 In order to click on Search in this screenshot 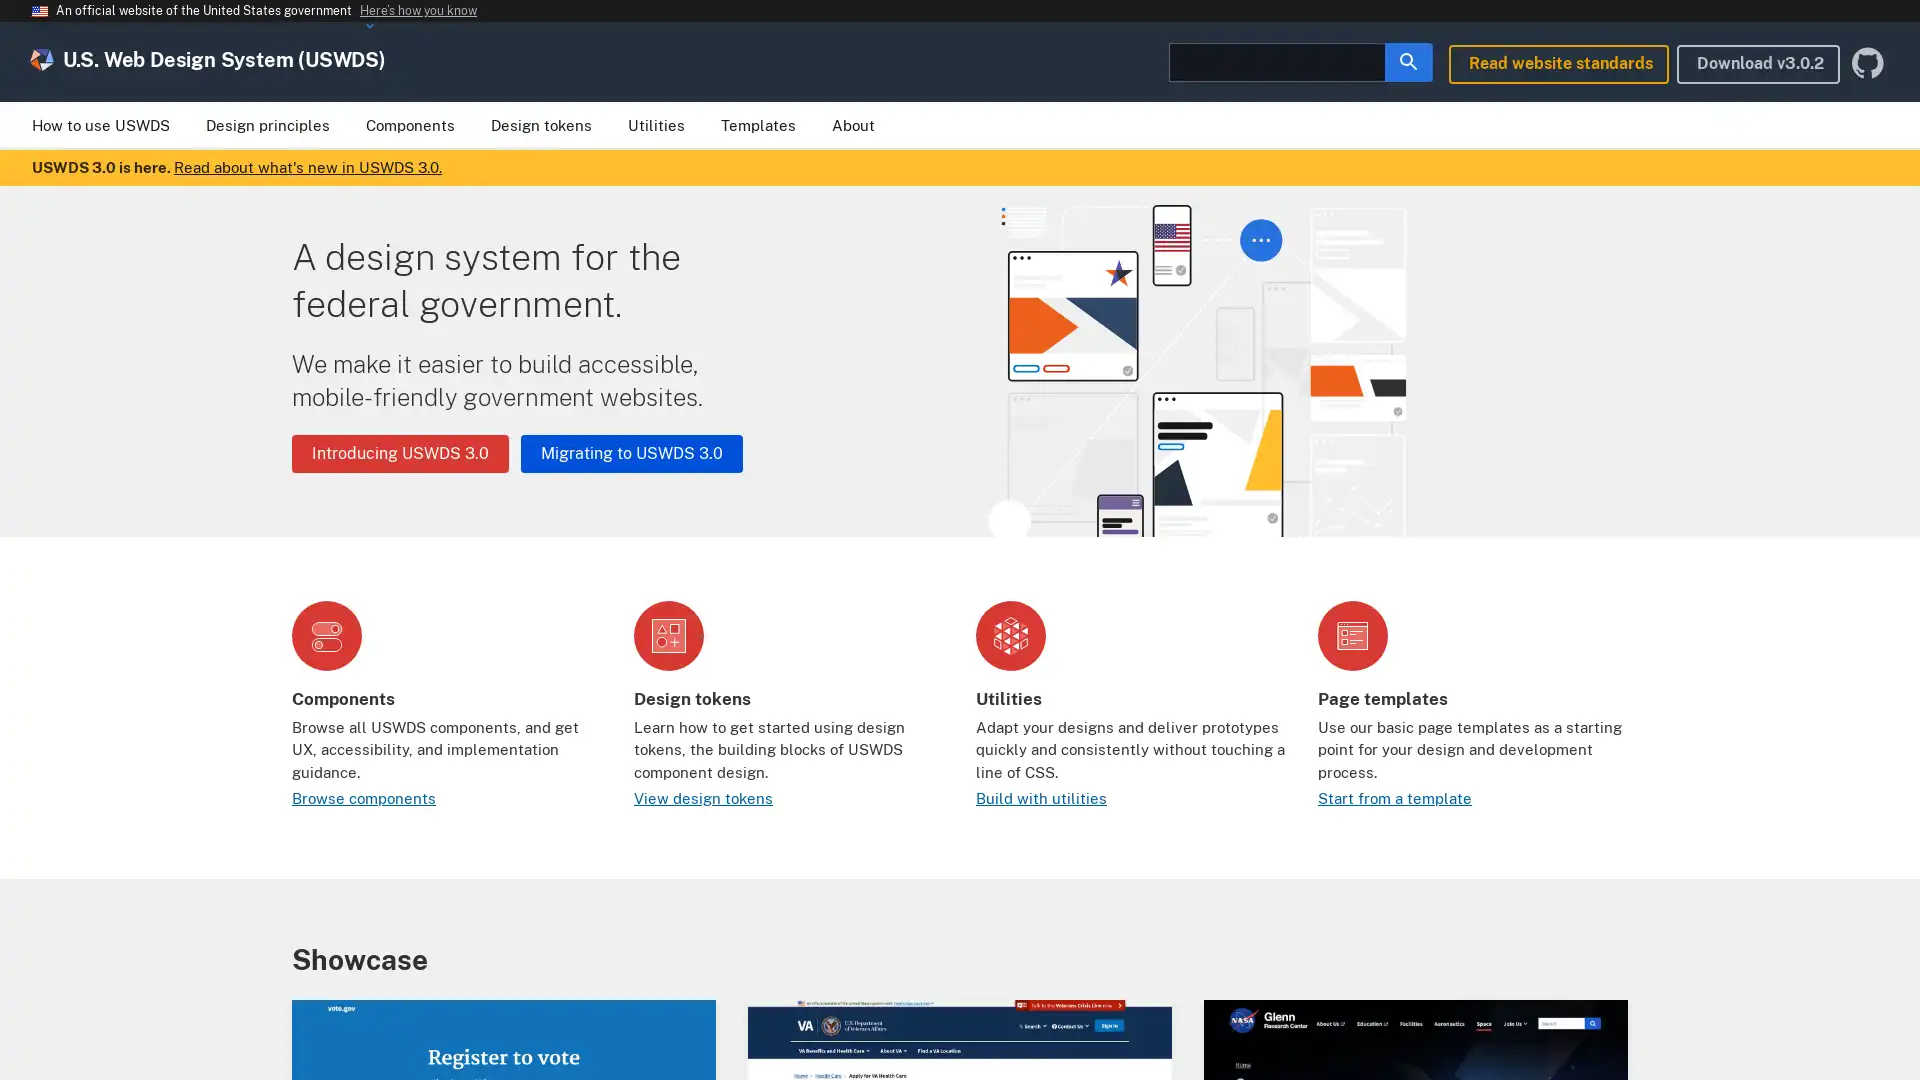, I will do `click(1408, 60)`.